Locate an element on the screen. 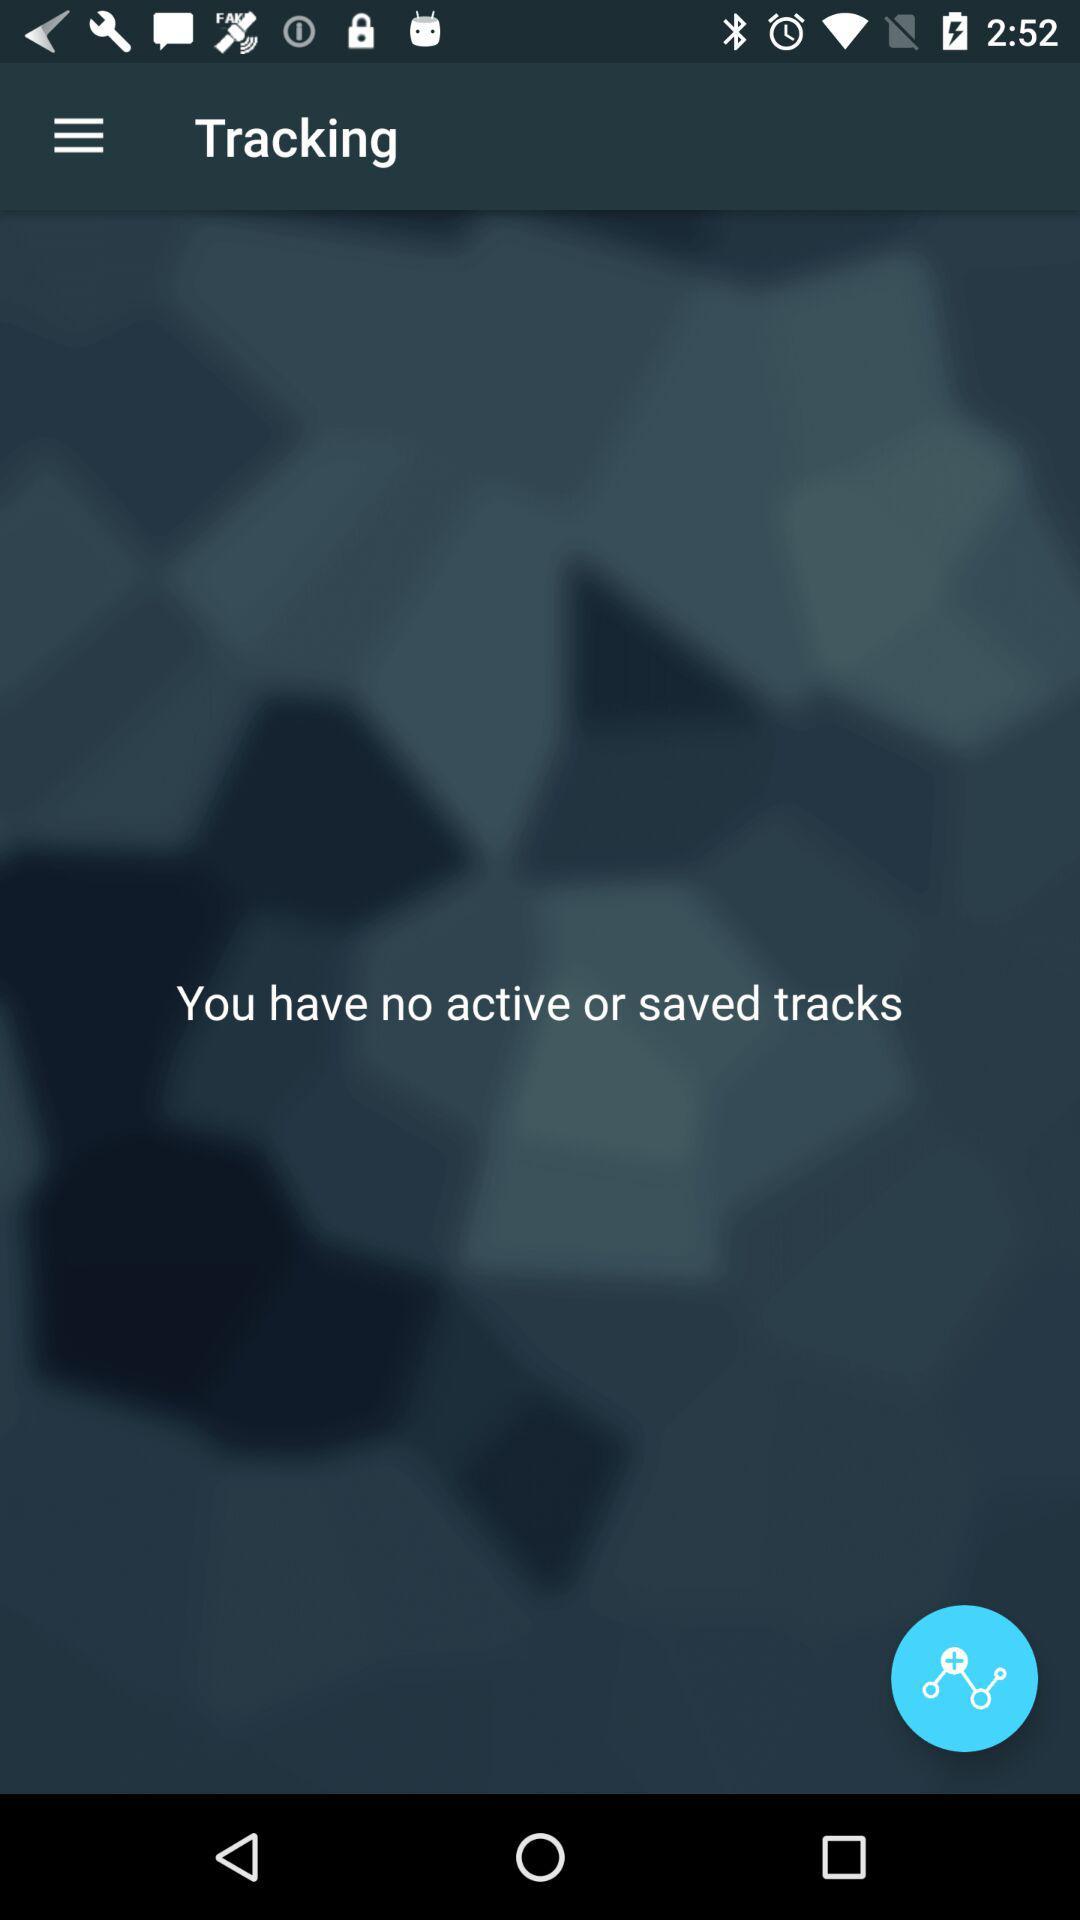 This screenshot has width=1080, height=1920. item to the left of the tracking is located at coordinates (77, 135).